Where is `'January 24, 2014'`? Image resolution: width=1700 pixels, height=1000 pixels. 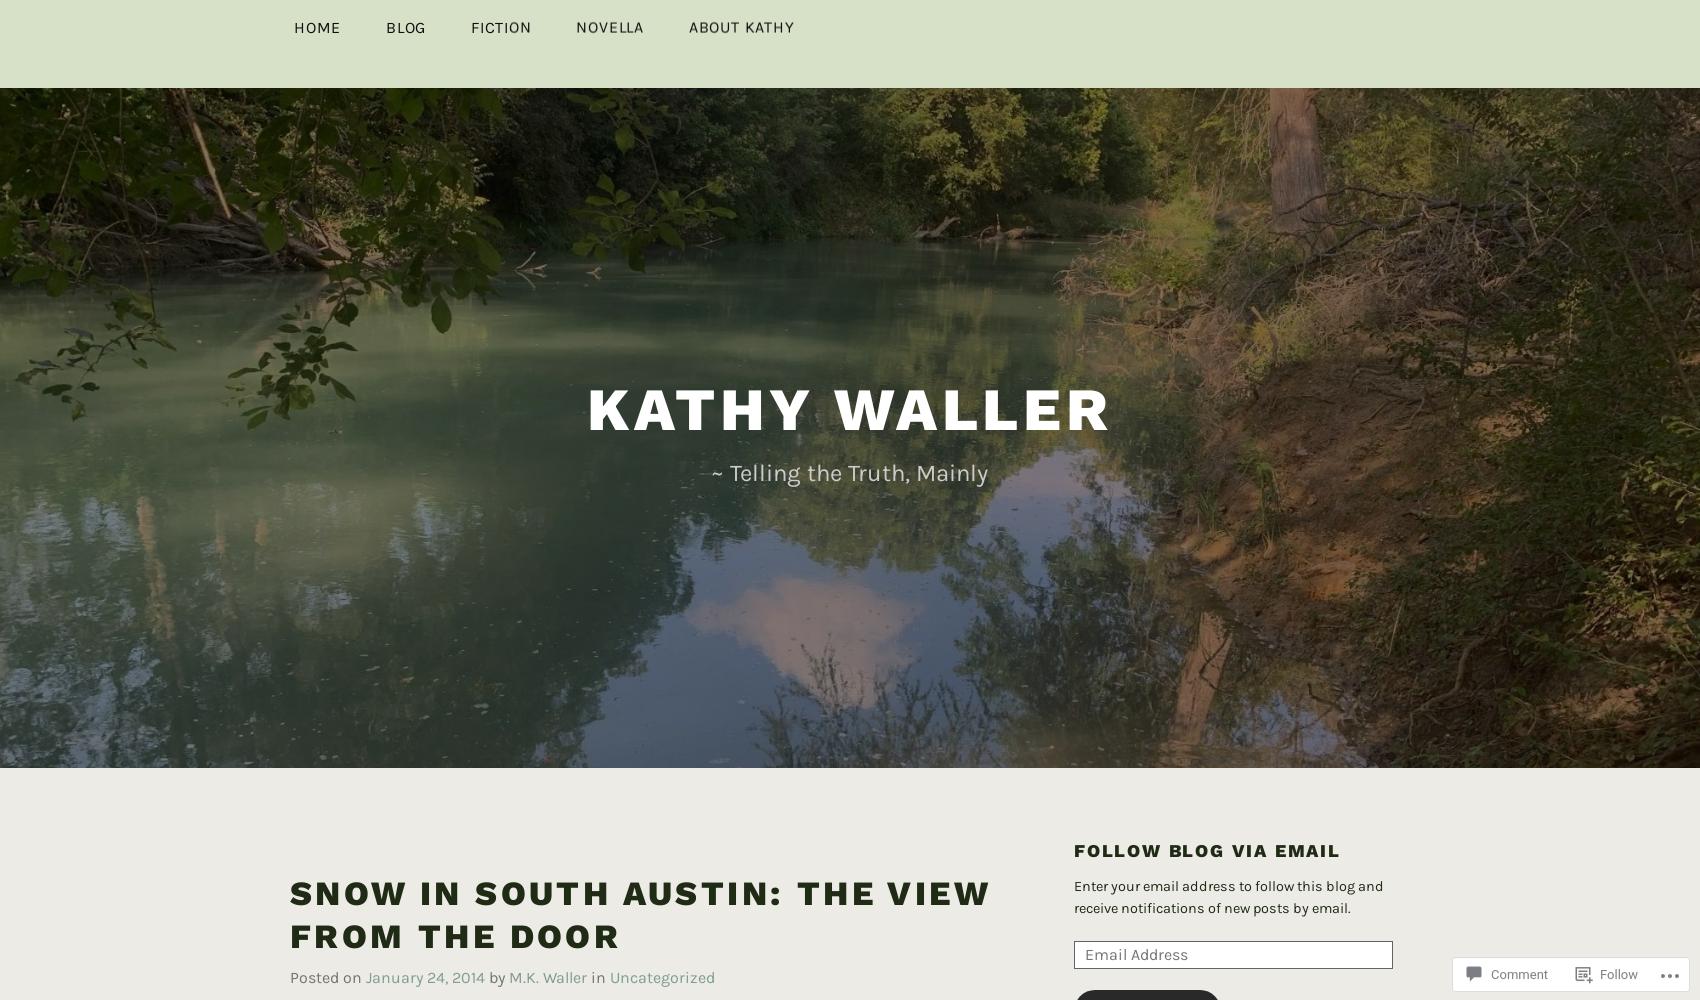
'January 24, 2014' is located at coordinates (425, 943).